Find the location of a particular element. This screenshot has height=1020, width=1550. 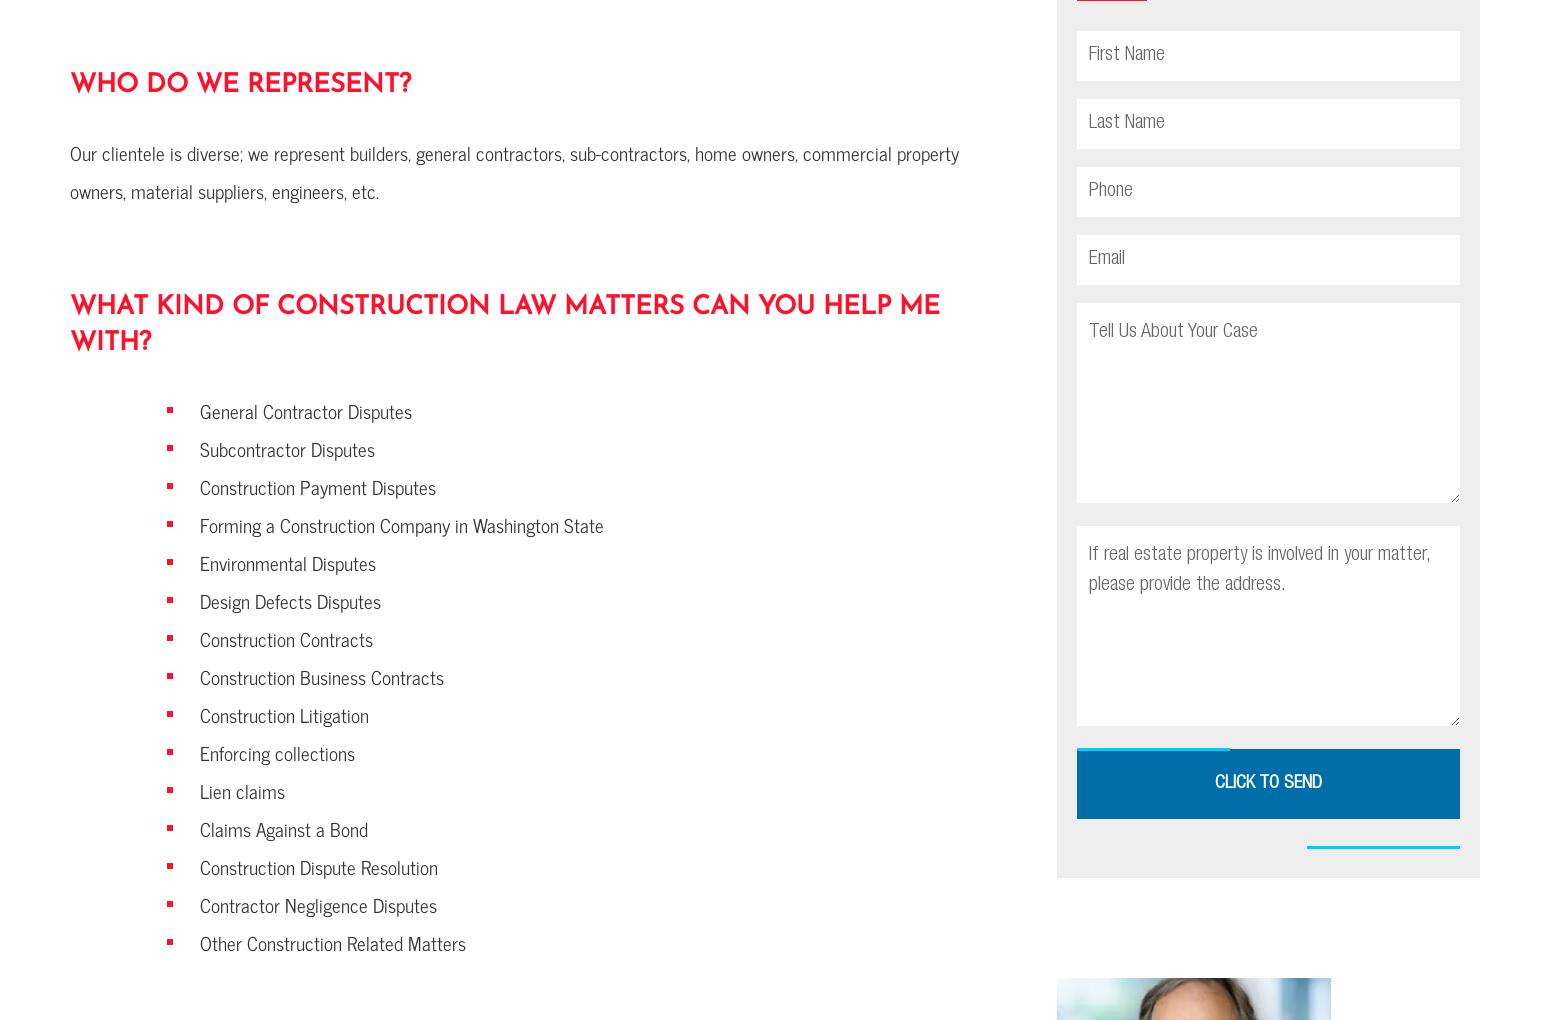

'Design Defects Disputes' is located at coordinates (290, 599).